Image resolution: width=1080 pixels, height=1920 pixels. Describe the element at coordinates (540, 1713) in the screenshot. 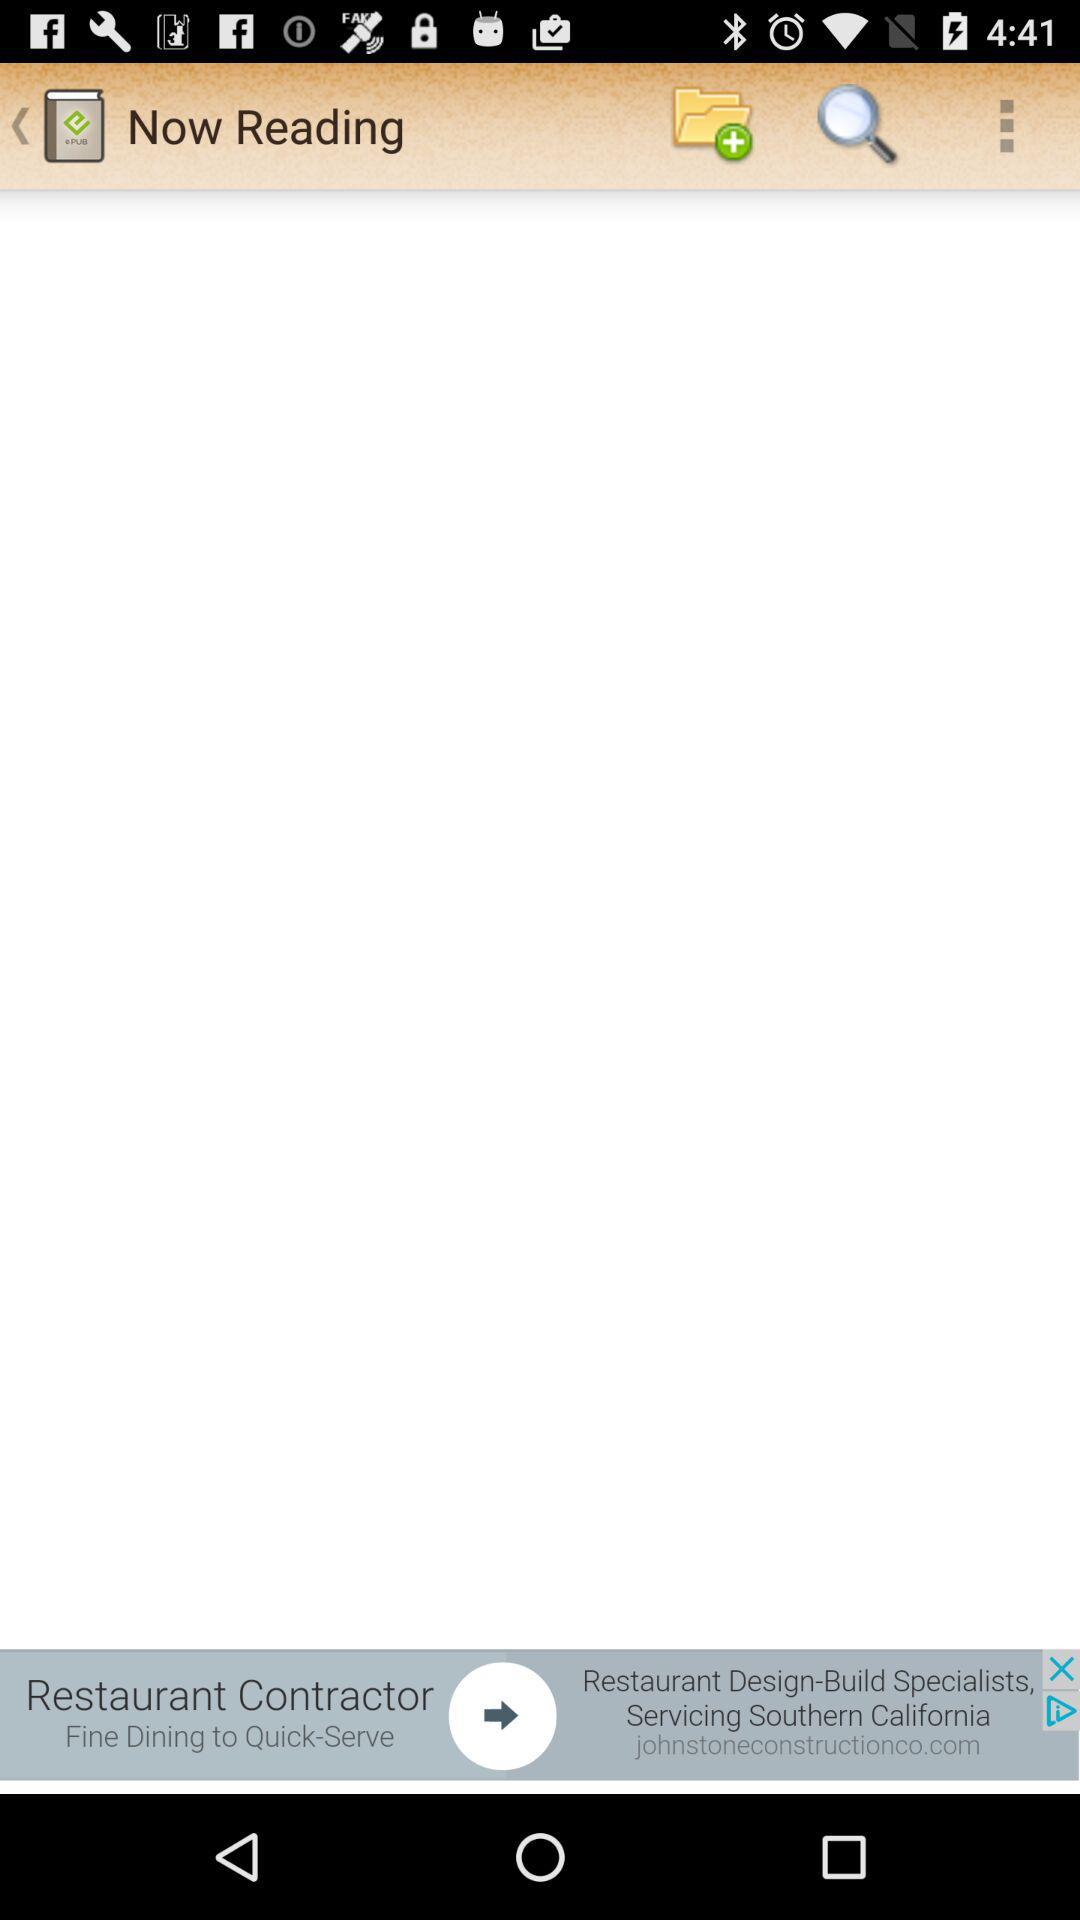

I see `click advertisement` at that location.